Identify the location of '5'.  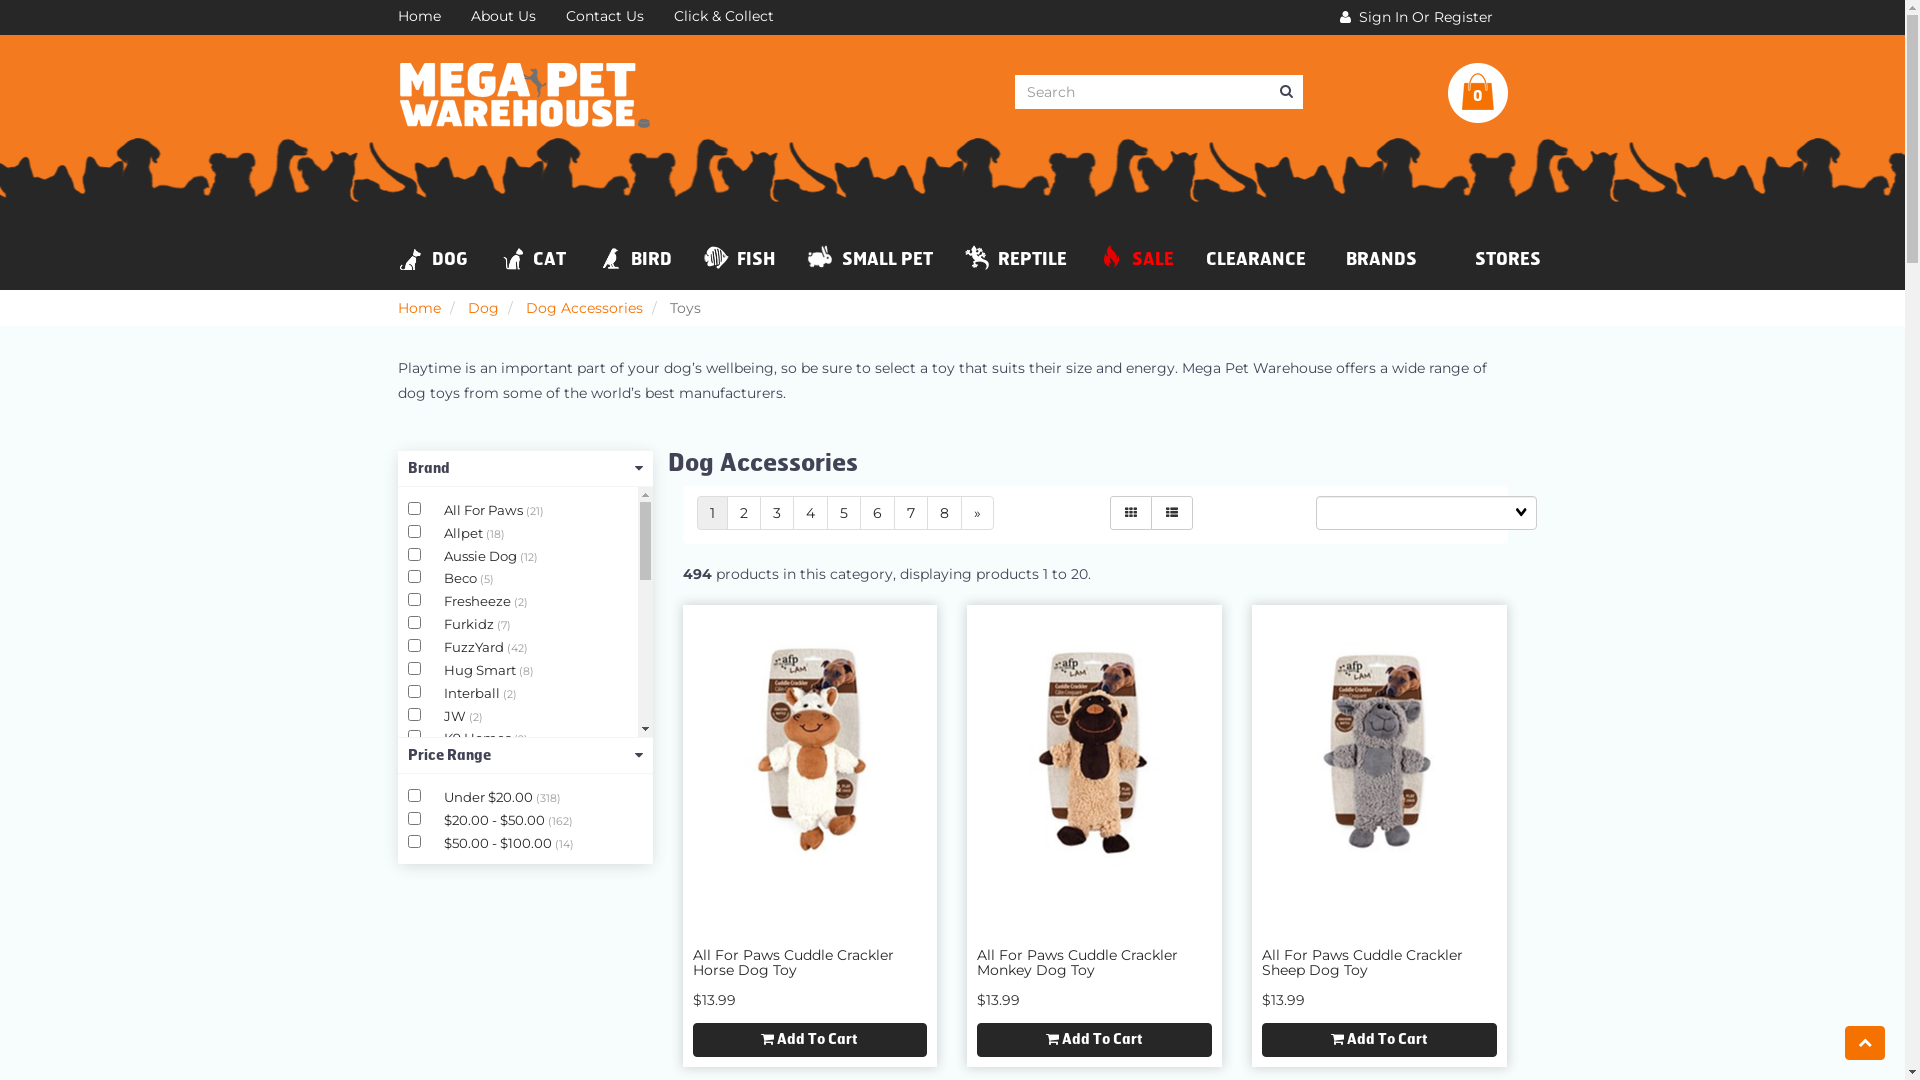
(825, 512).